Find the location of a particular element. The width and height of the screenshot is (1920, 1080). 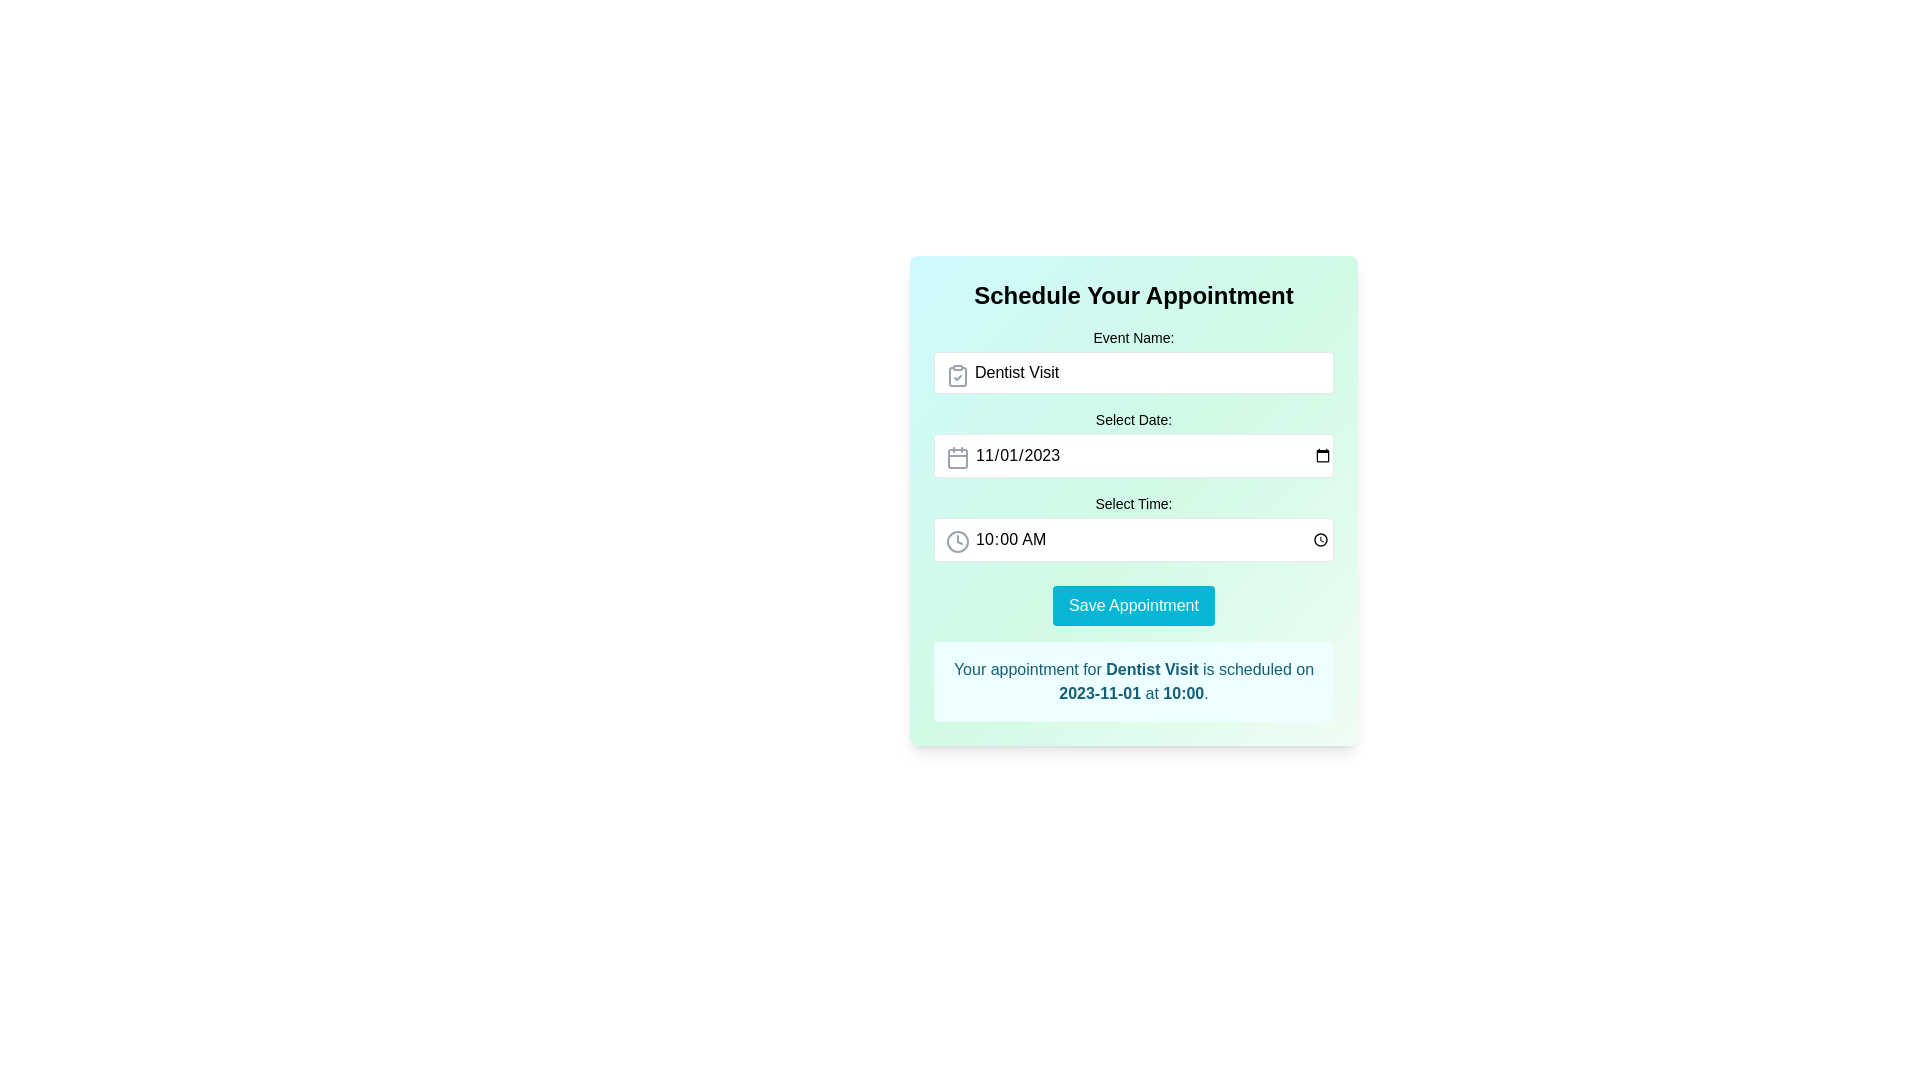

the calendar icon located in the 'Select Date:' section is located at coordinates (957, 458).